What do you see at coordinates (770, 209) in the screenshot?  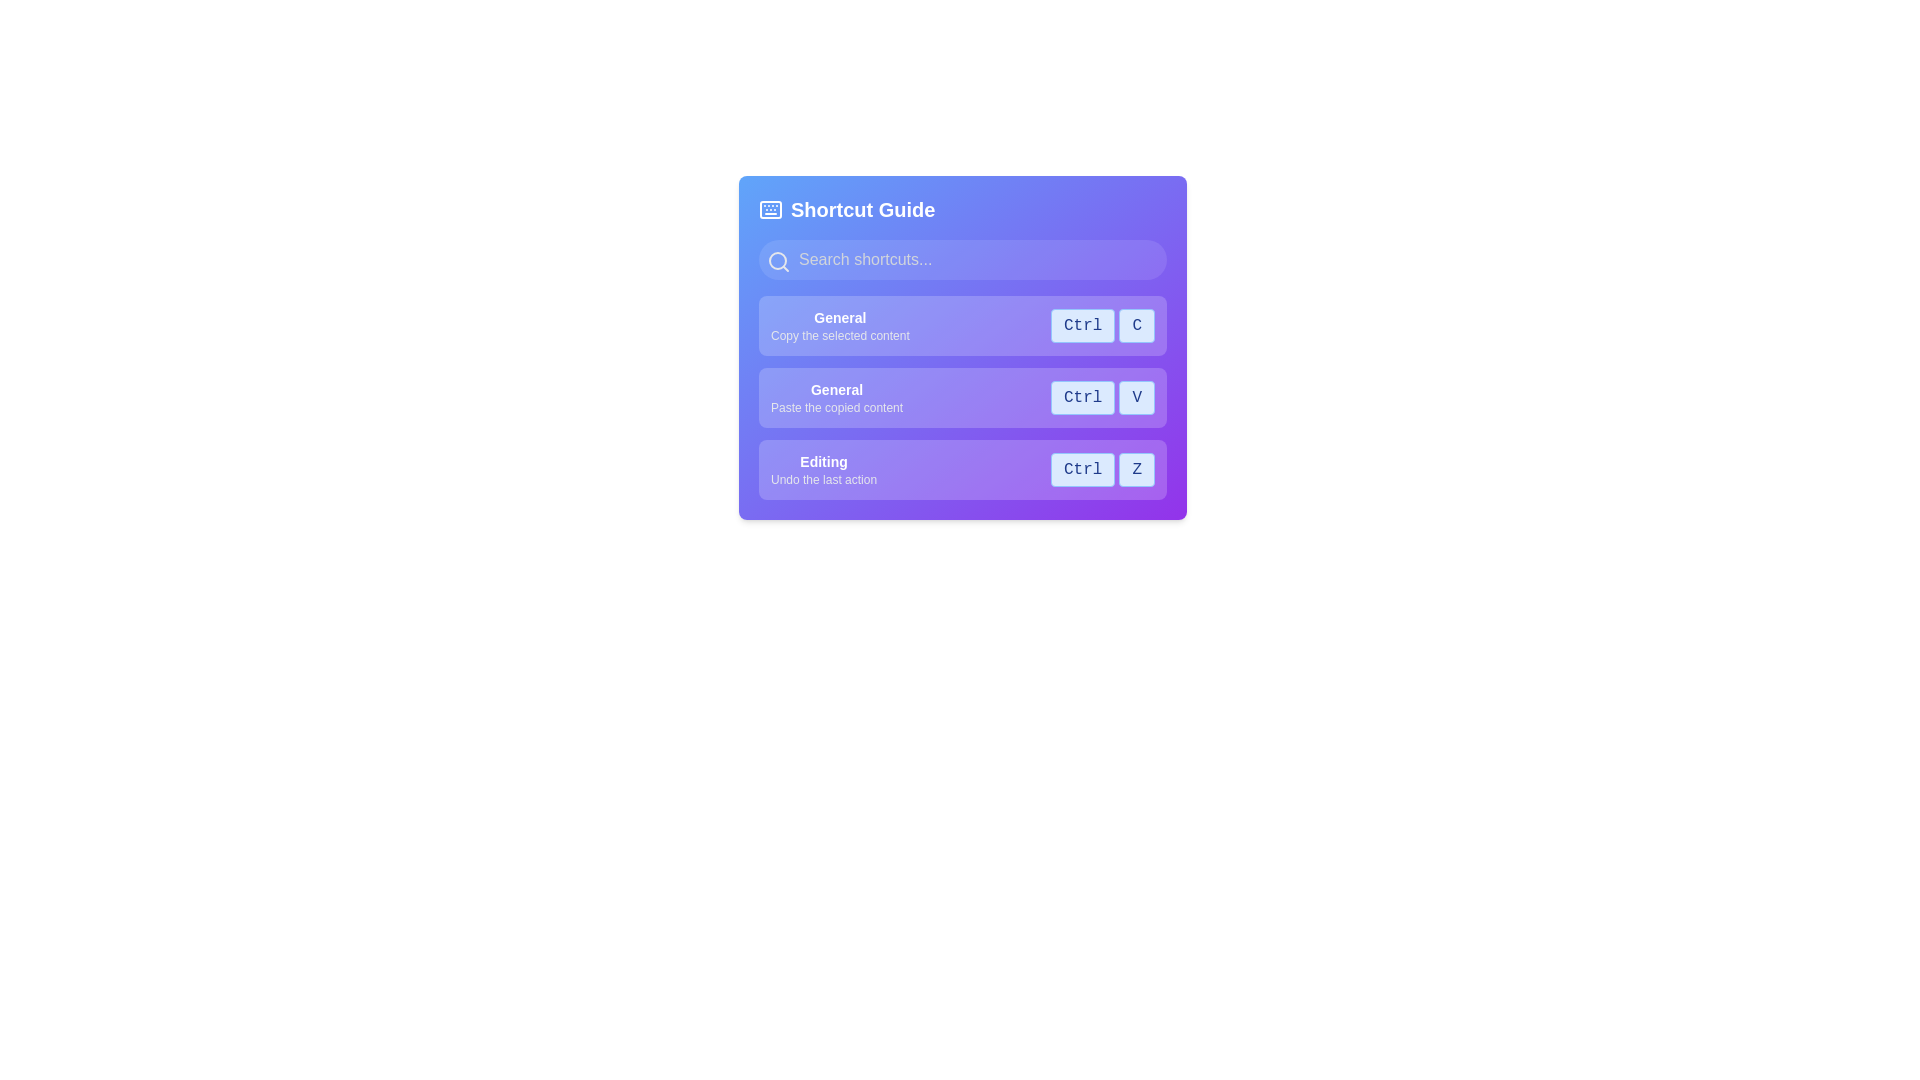 I see `the keyboard icon located to the far left of the 'Shortcut Guide' header, which has a light blue background and rounded edges` at bounding box center [770, 209].